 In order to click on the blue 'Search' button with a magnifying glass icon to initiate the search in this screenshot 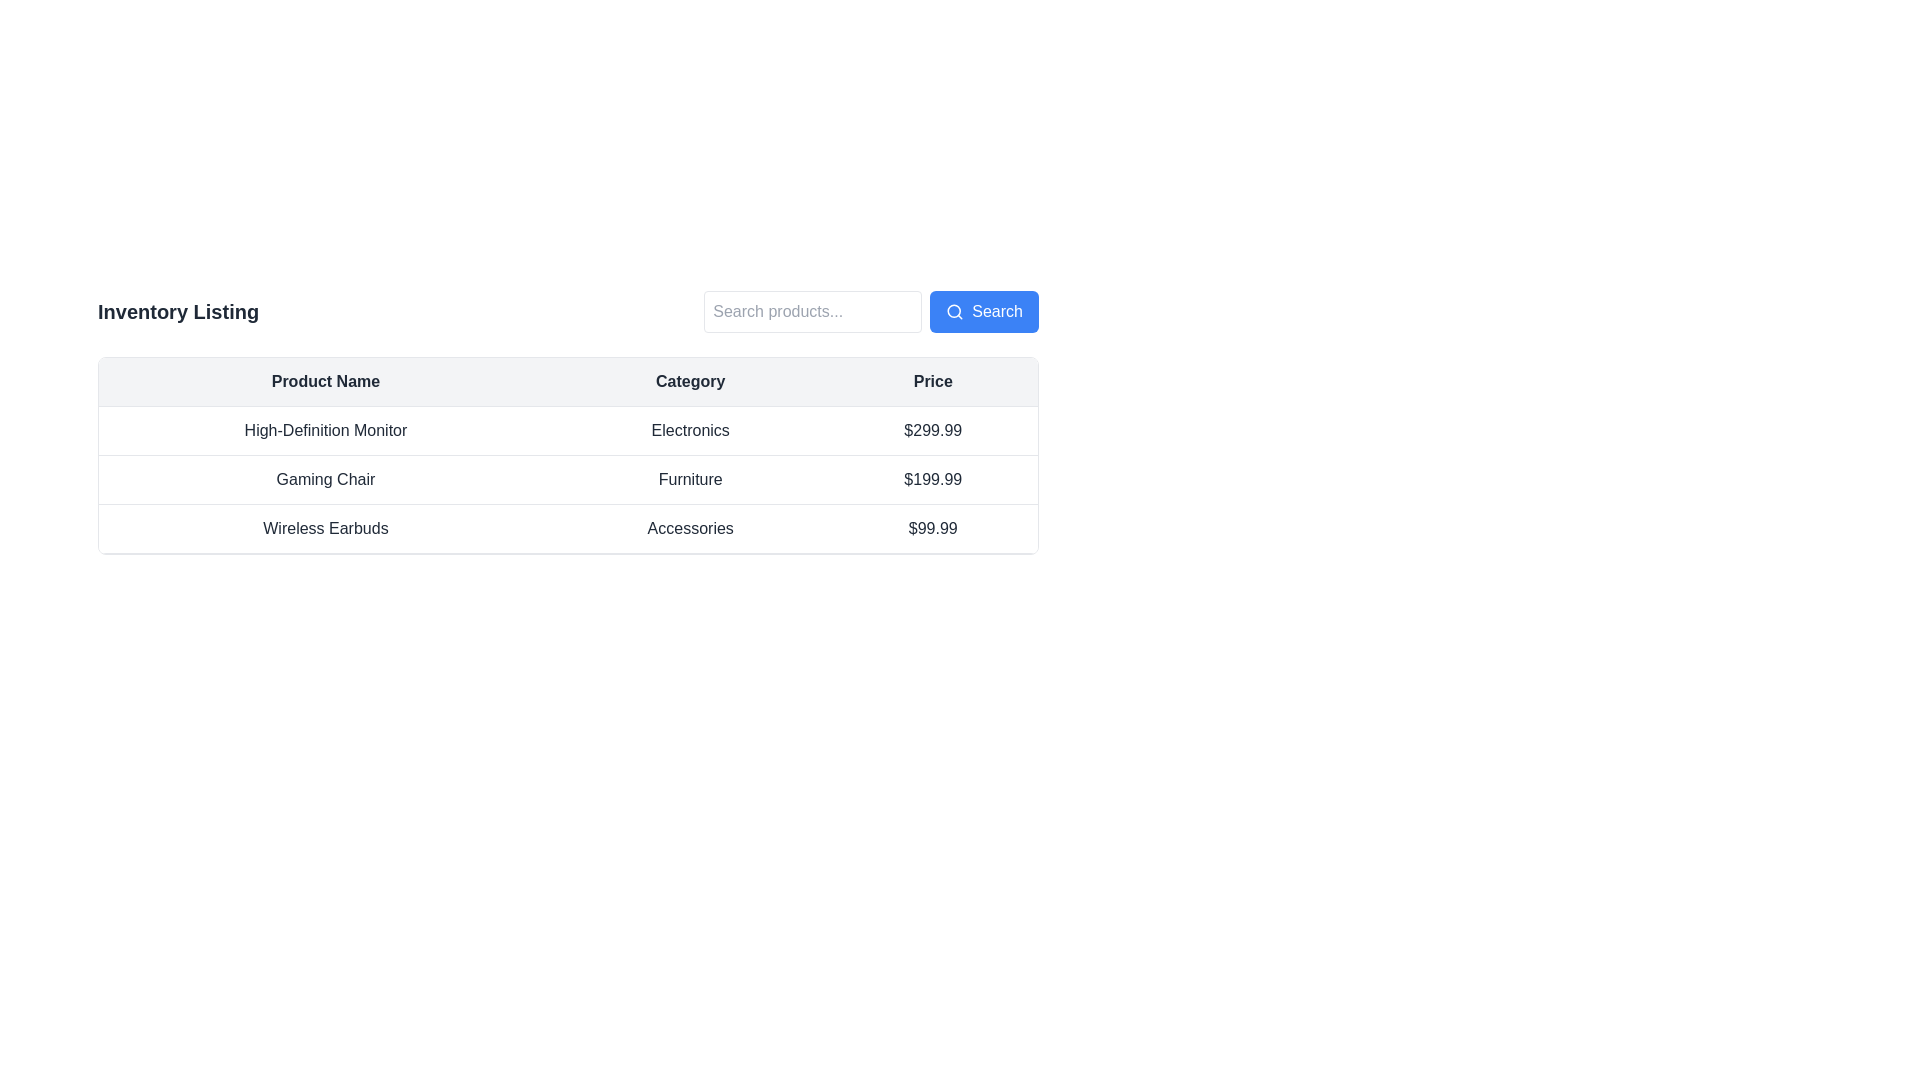, I will do `click(984, 312)`.